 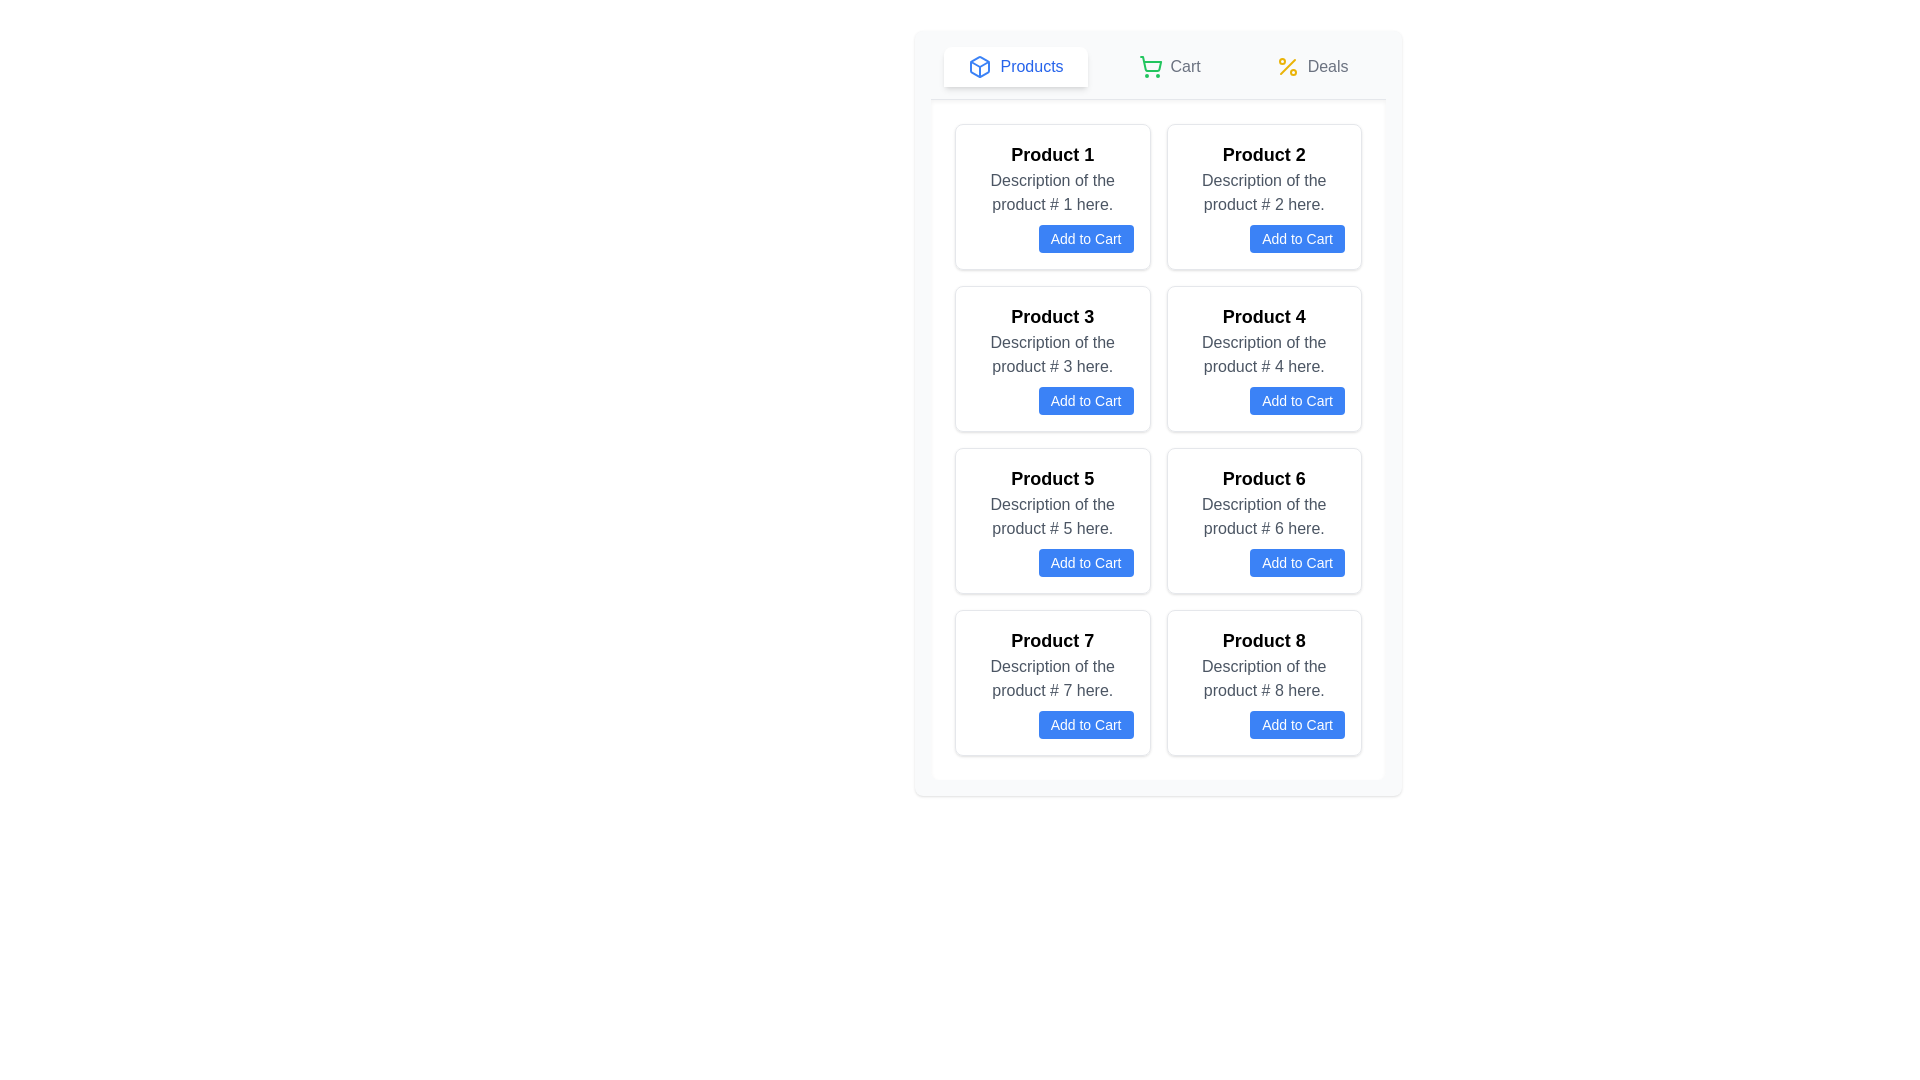 I want to click on the button that adds Product 7 to the shopping cart using keyboard navigation, so click(x=1085, y=725).